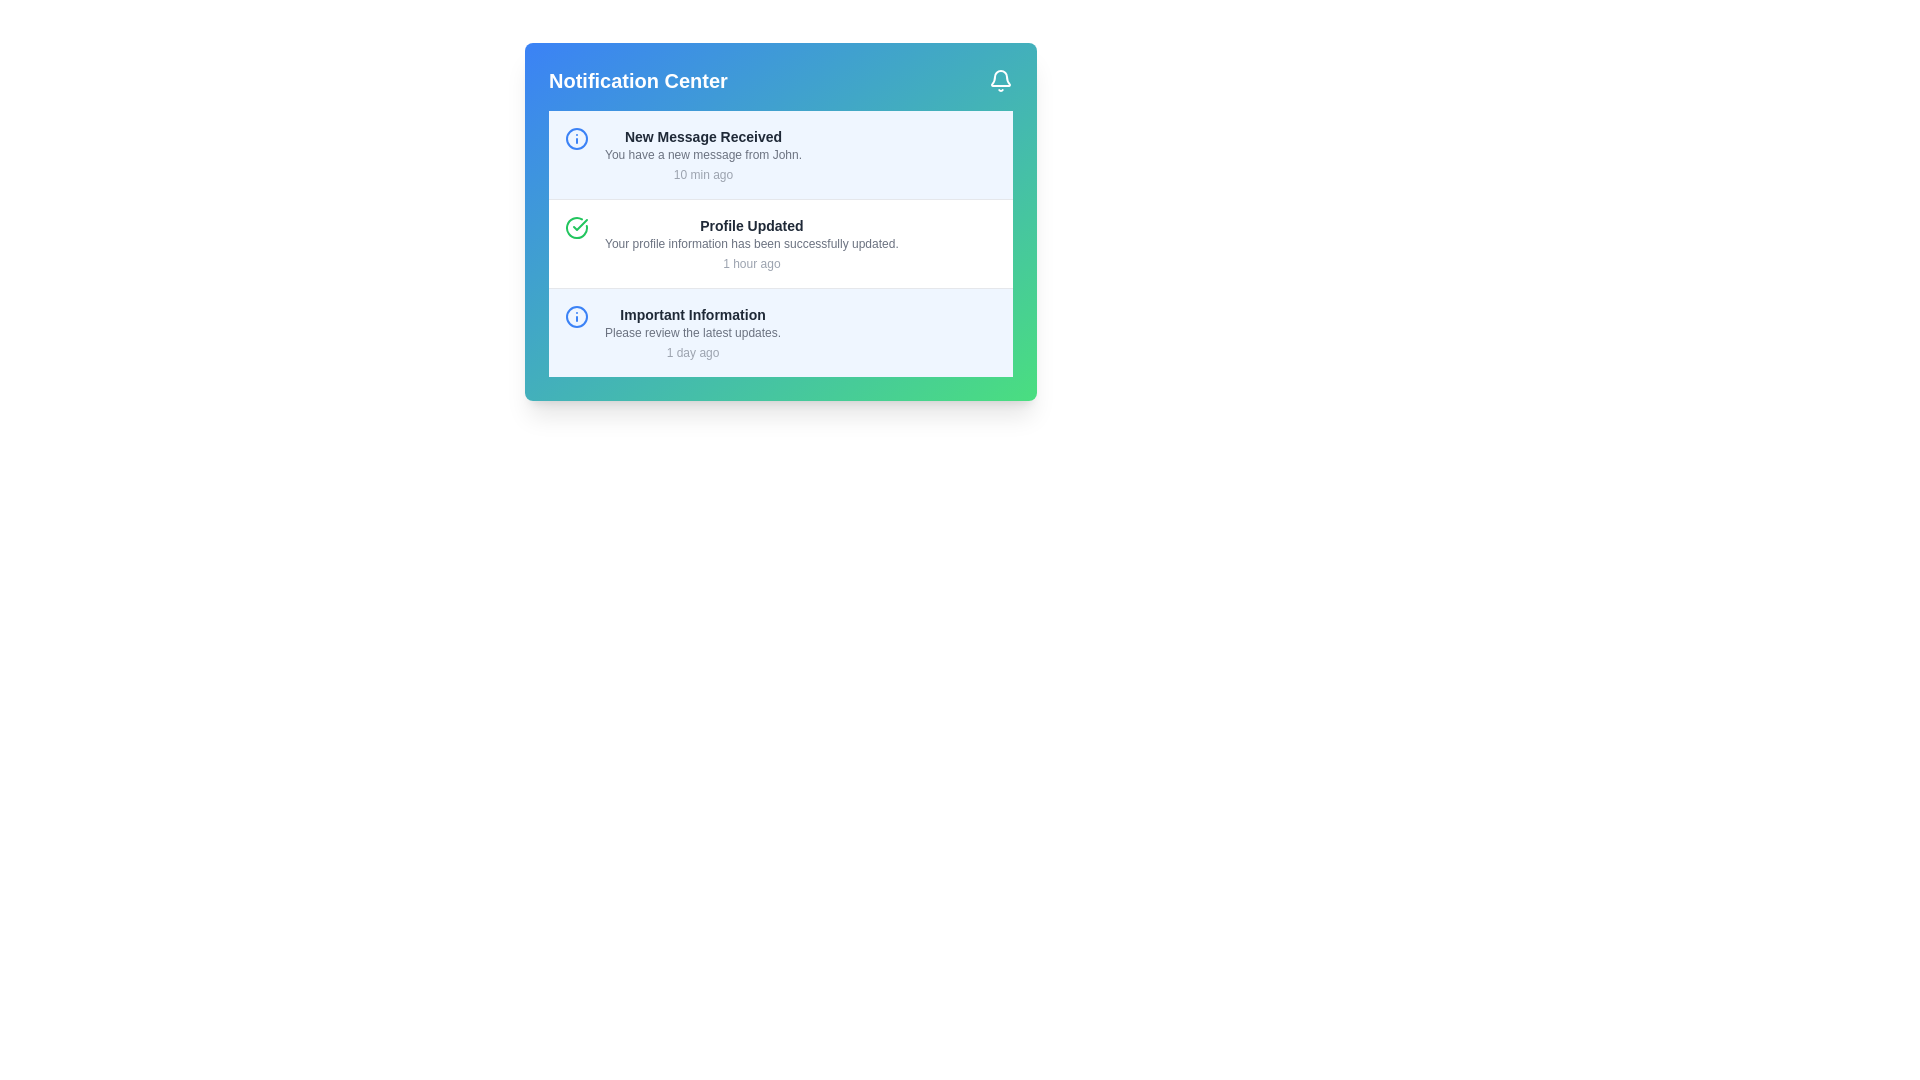  Describe the element at coordinates (575, 137) in the screenshot. I see `the first icon on the left-hand side of the 'New Message Received' notification in the notification center panel, which indicates an information-related notification` at that location.